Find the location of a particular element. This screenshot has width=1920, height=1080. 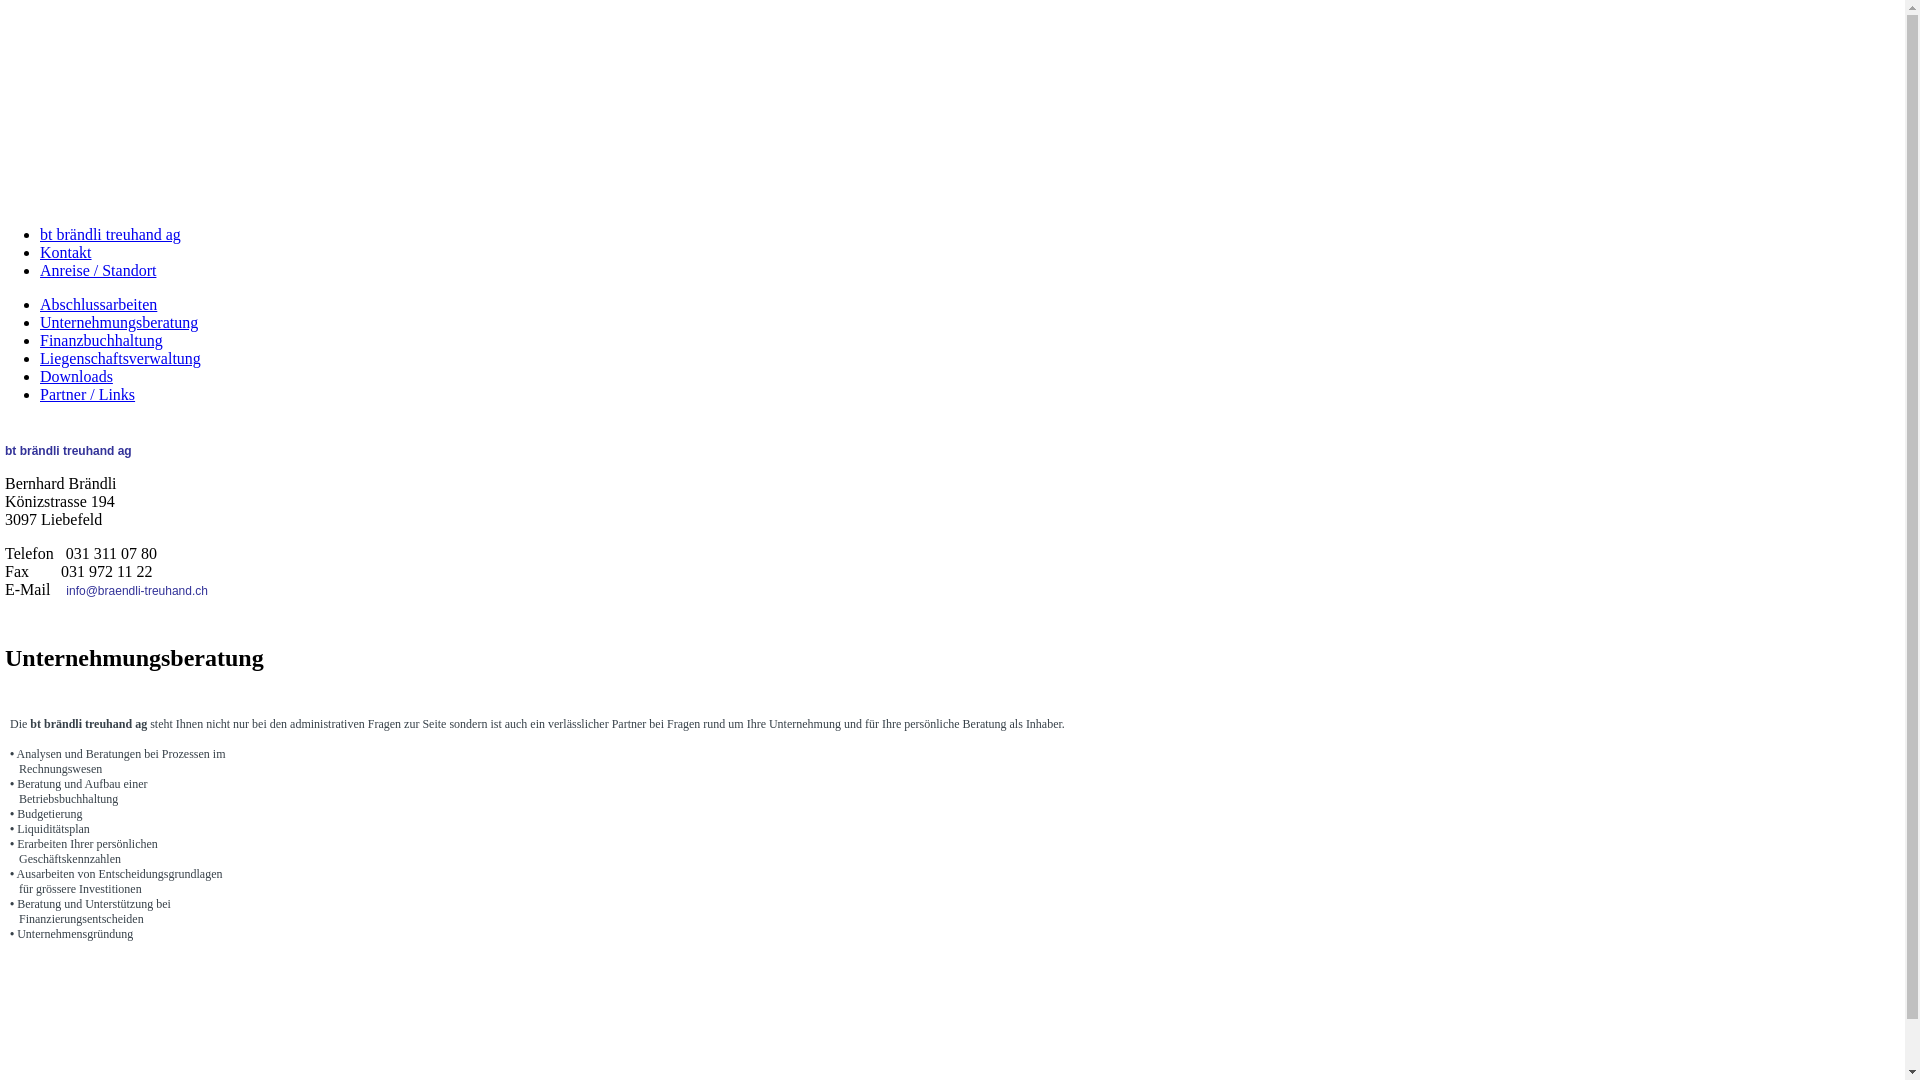

'Anreise / Standort' is located at coordinates (96, 270).